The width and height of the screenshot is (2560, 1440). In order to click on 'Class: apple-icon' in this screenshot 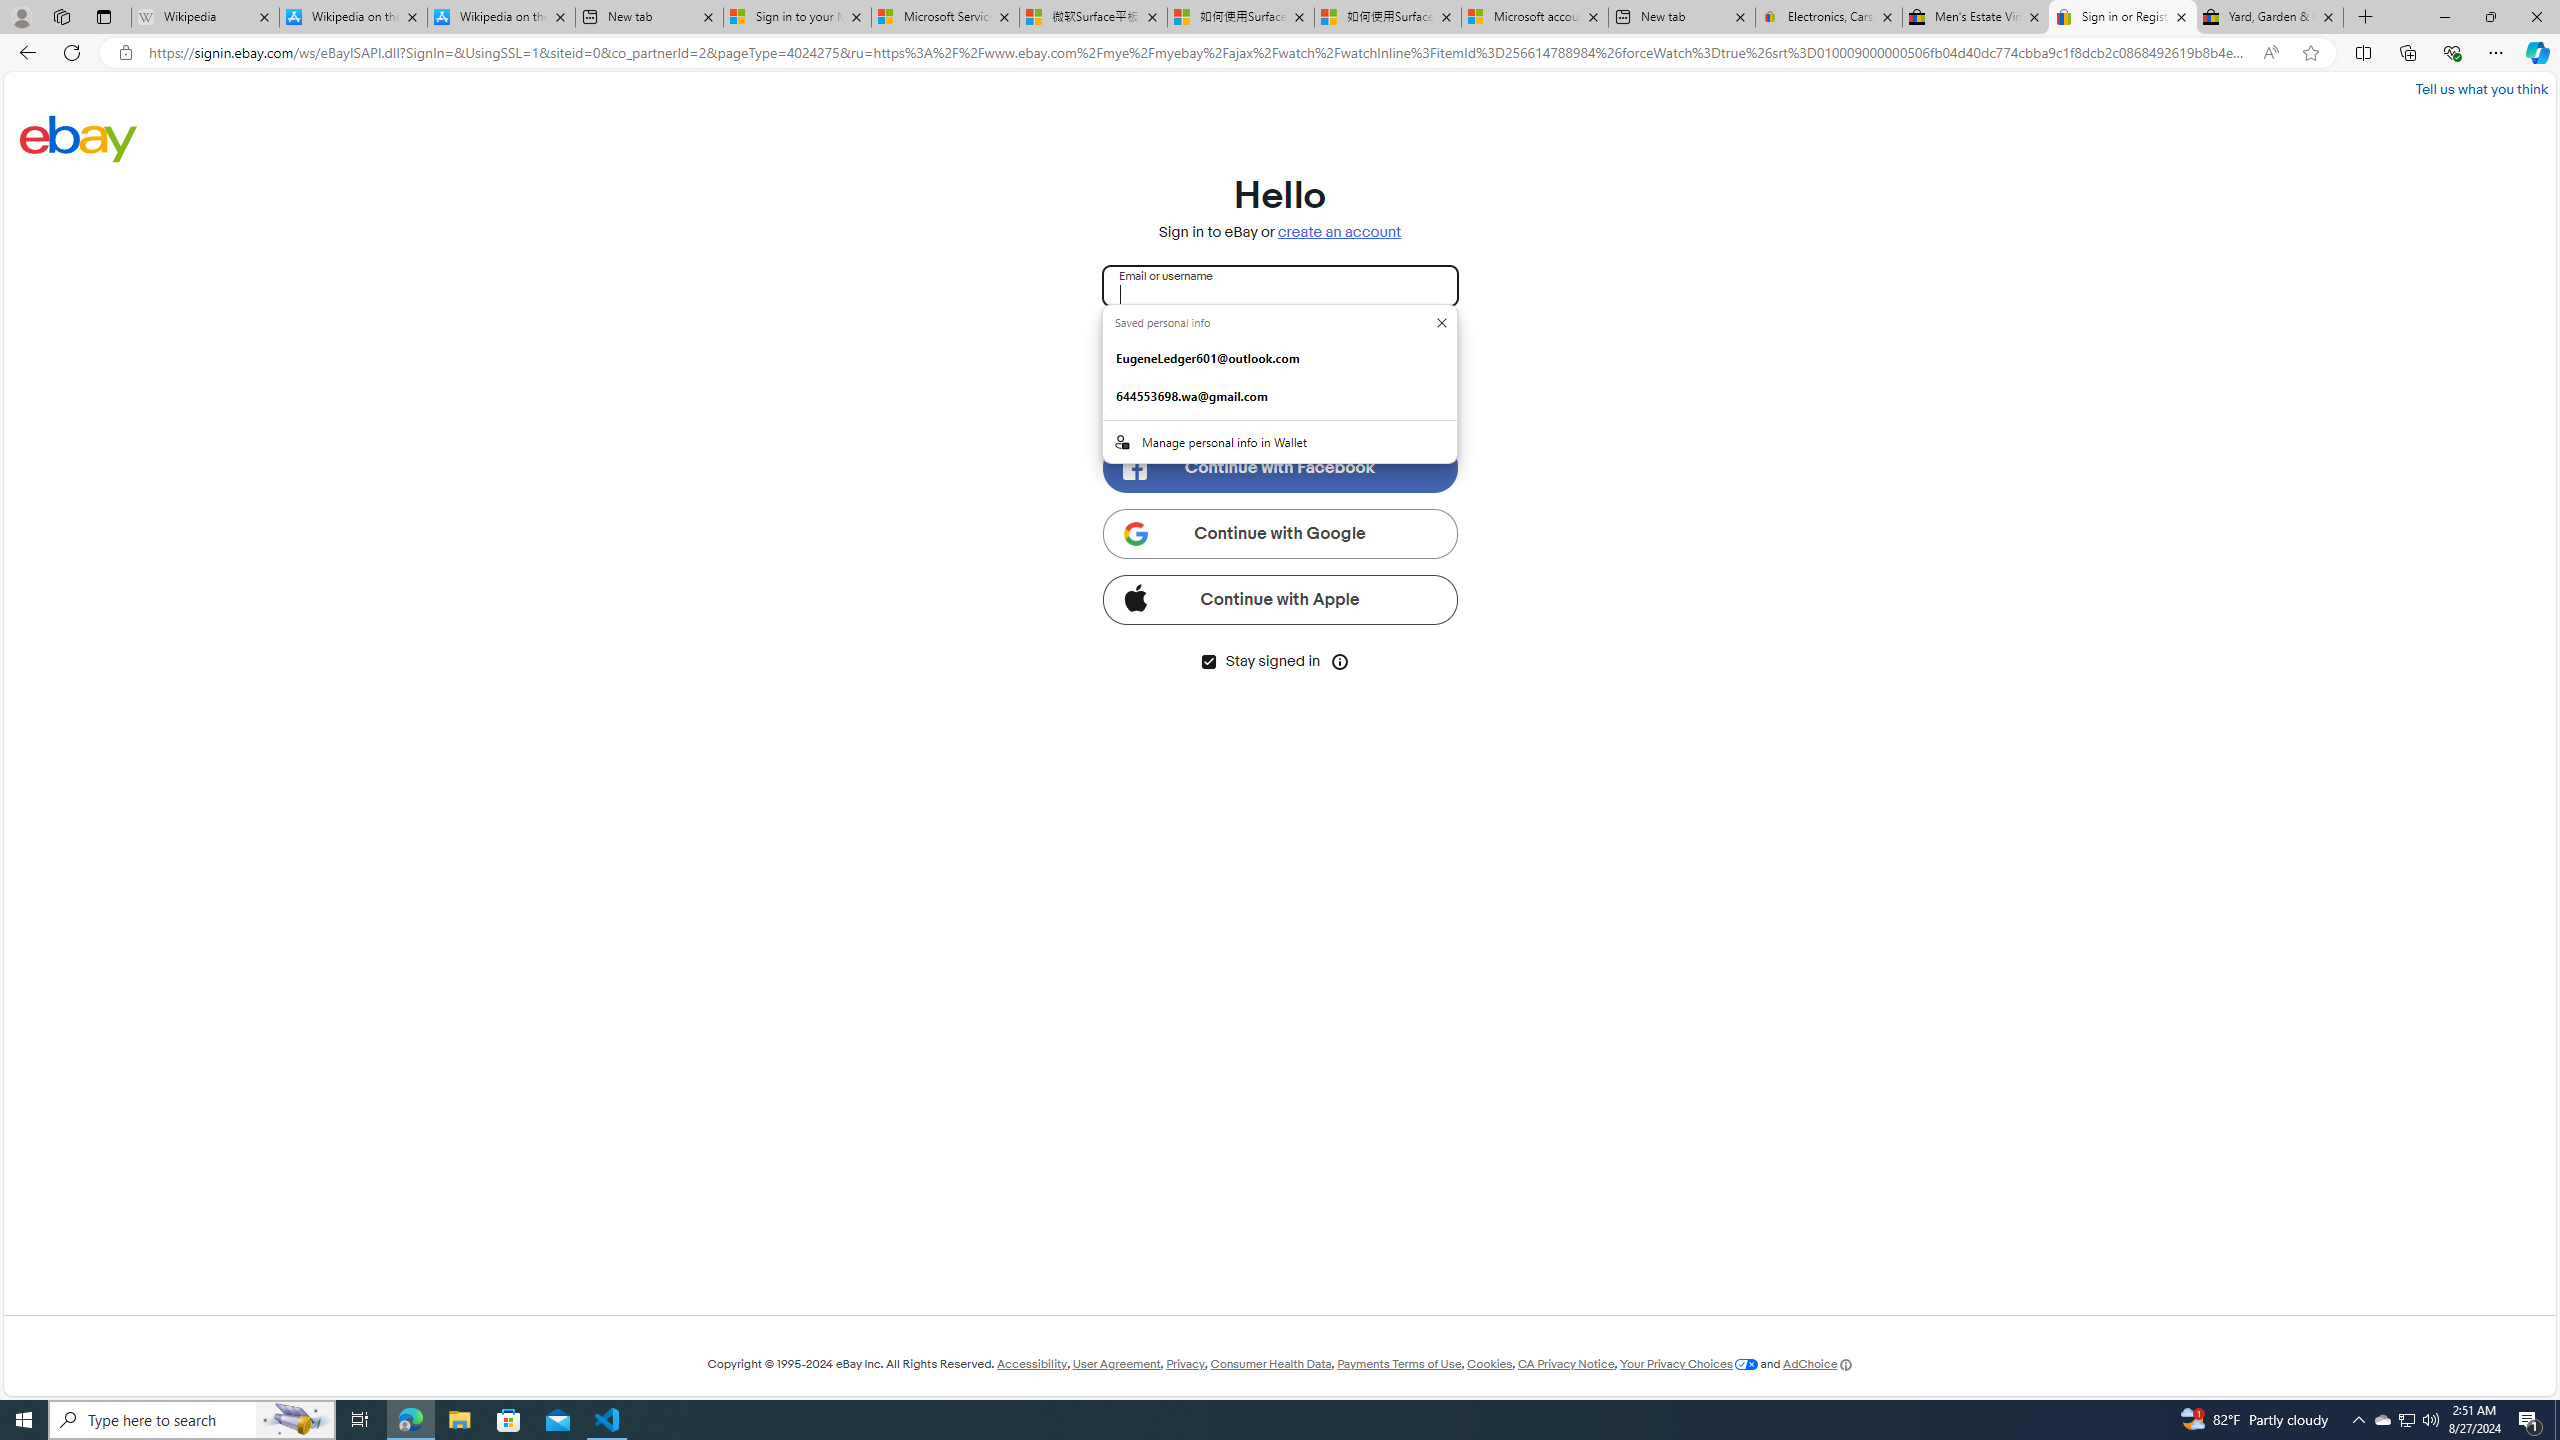, I will do `click(1134, 595)`.